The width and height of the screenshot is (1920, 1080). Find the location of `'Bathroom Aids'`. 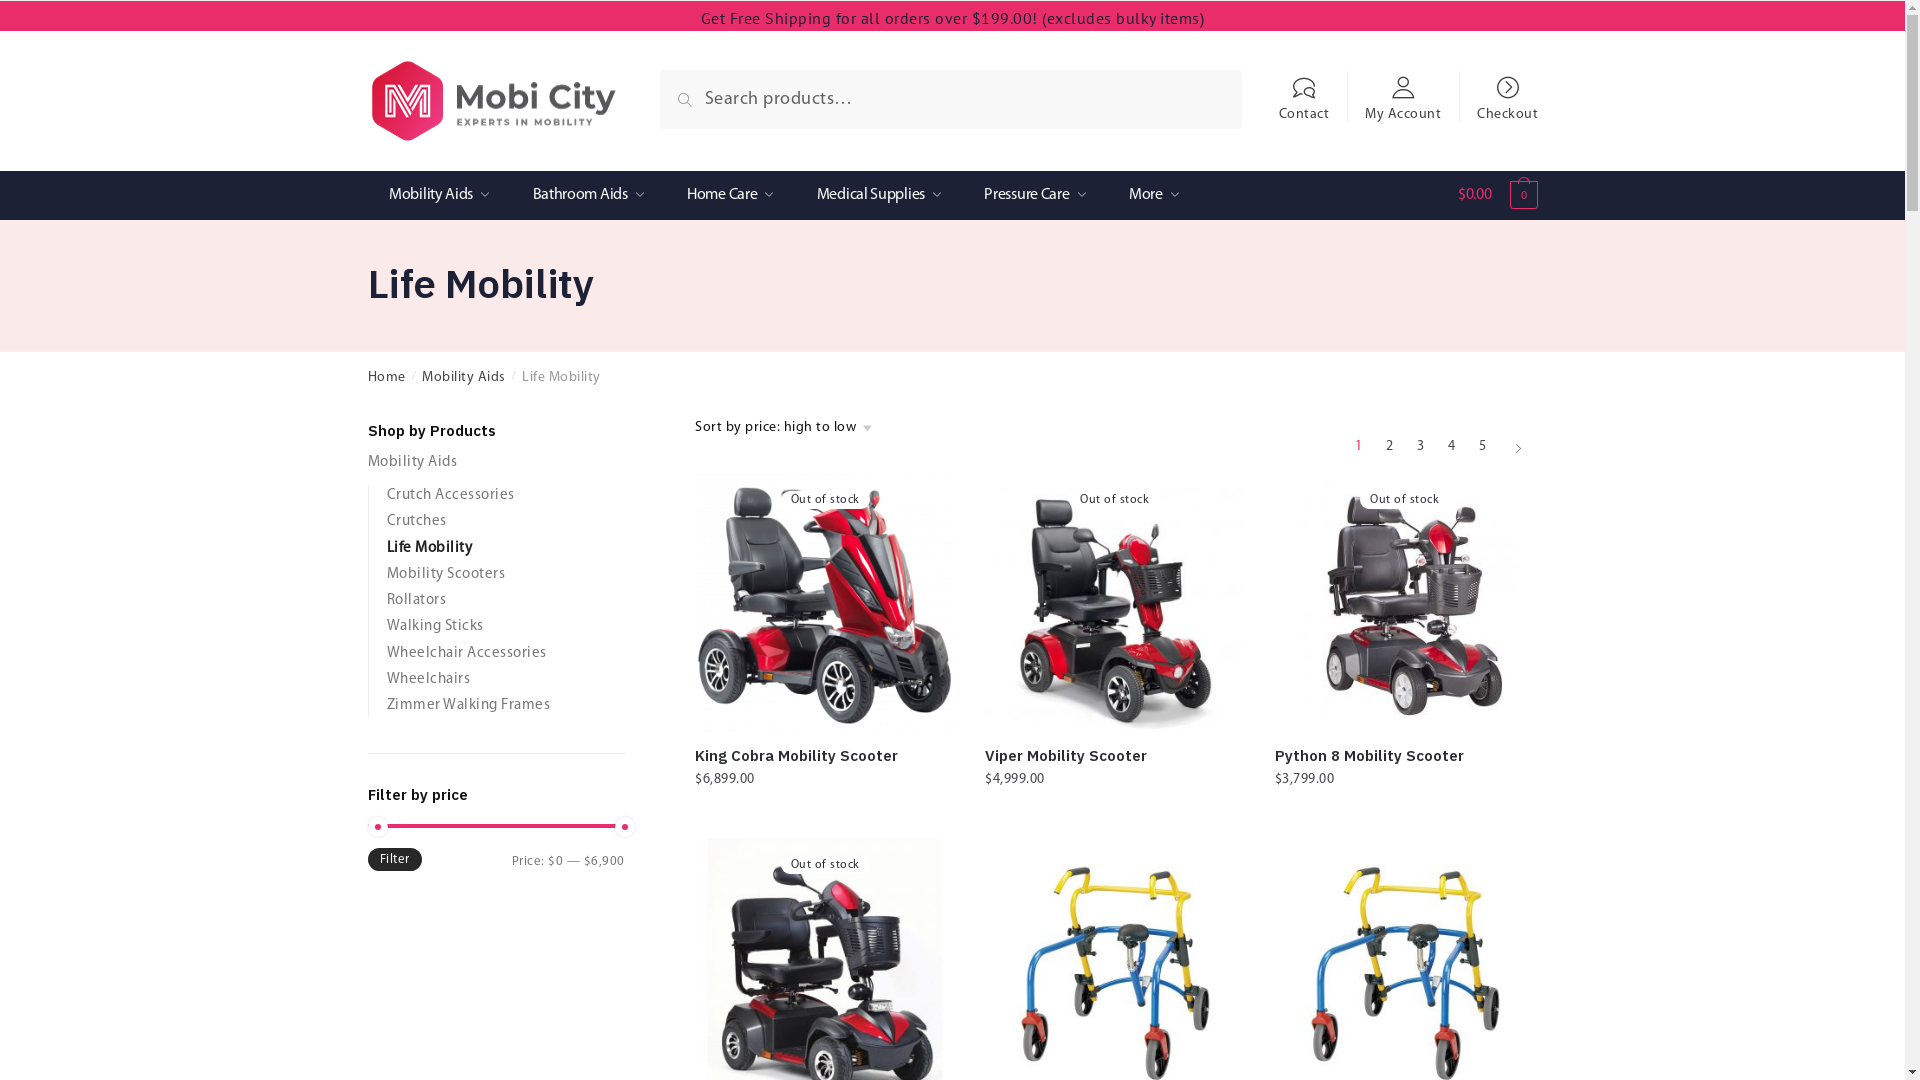

'Bathroom Aids' is located at coordinates (587, 195).